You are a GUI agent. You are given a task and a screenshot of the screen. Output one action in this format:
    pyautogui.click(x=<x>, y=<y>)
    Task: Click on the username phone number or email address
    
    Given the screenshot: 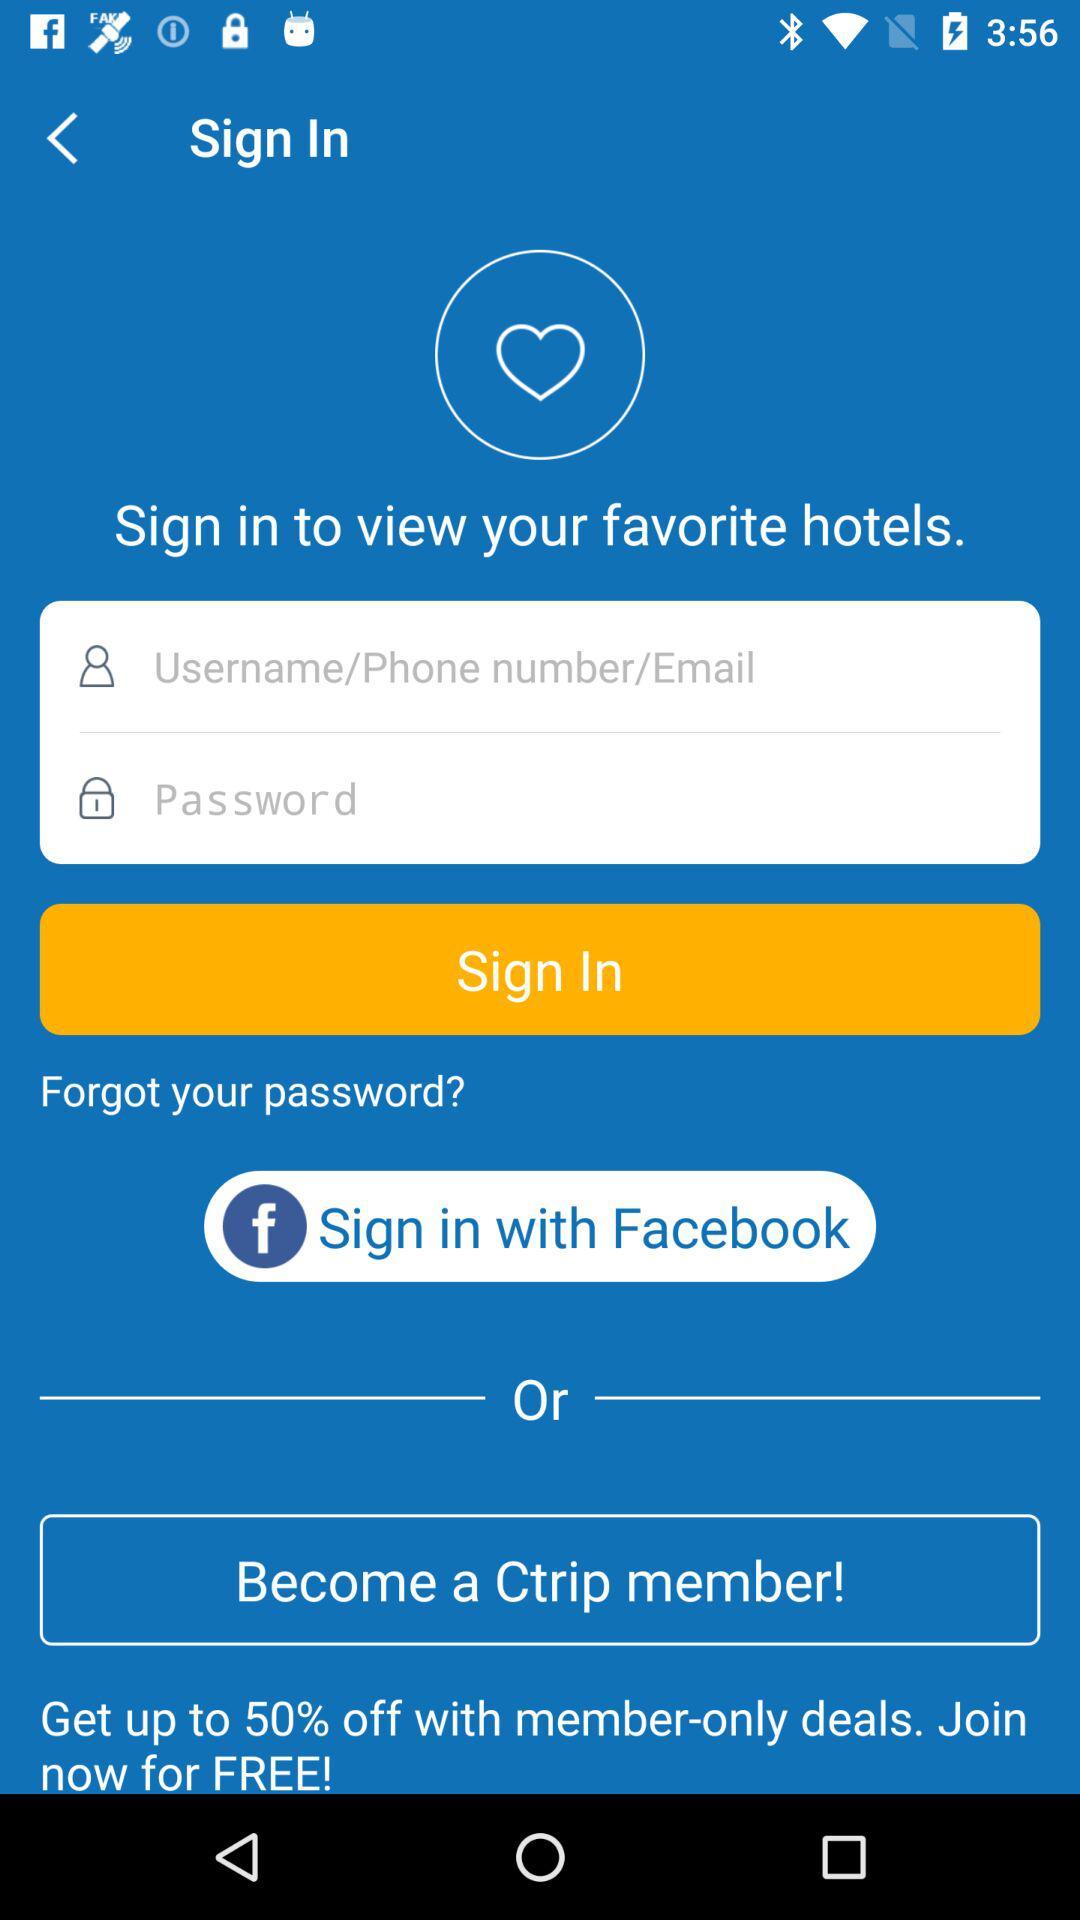 What is the action you would take?
    pyautogui.click(x=540, y=666)
    